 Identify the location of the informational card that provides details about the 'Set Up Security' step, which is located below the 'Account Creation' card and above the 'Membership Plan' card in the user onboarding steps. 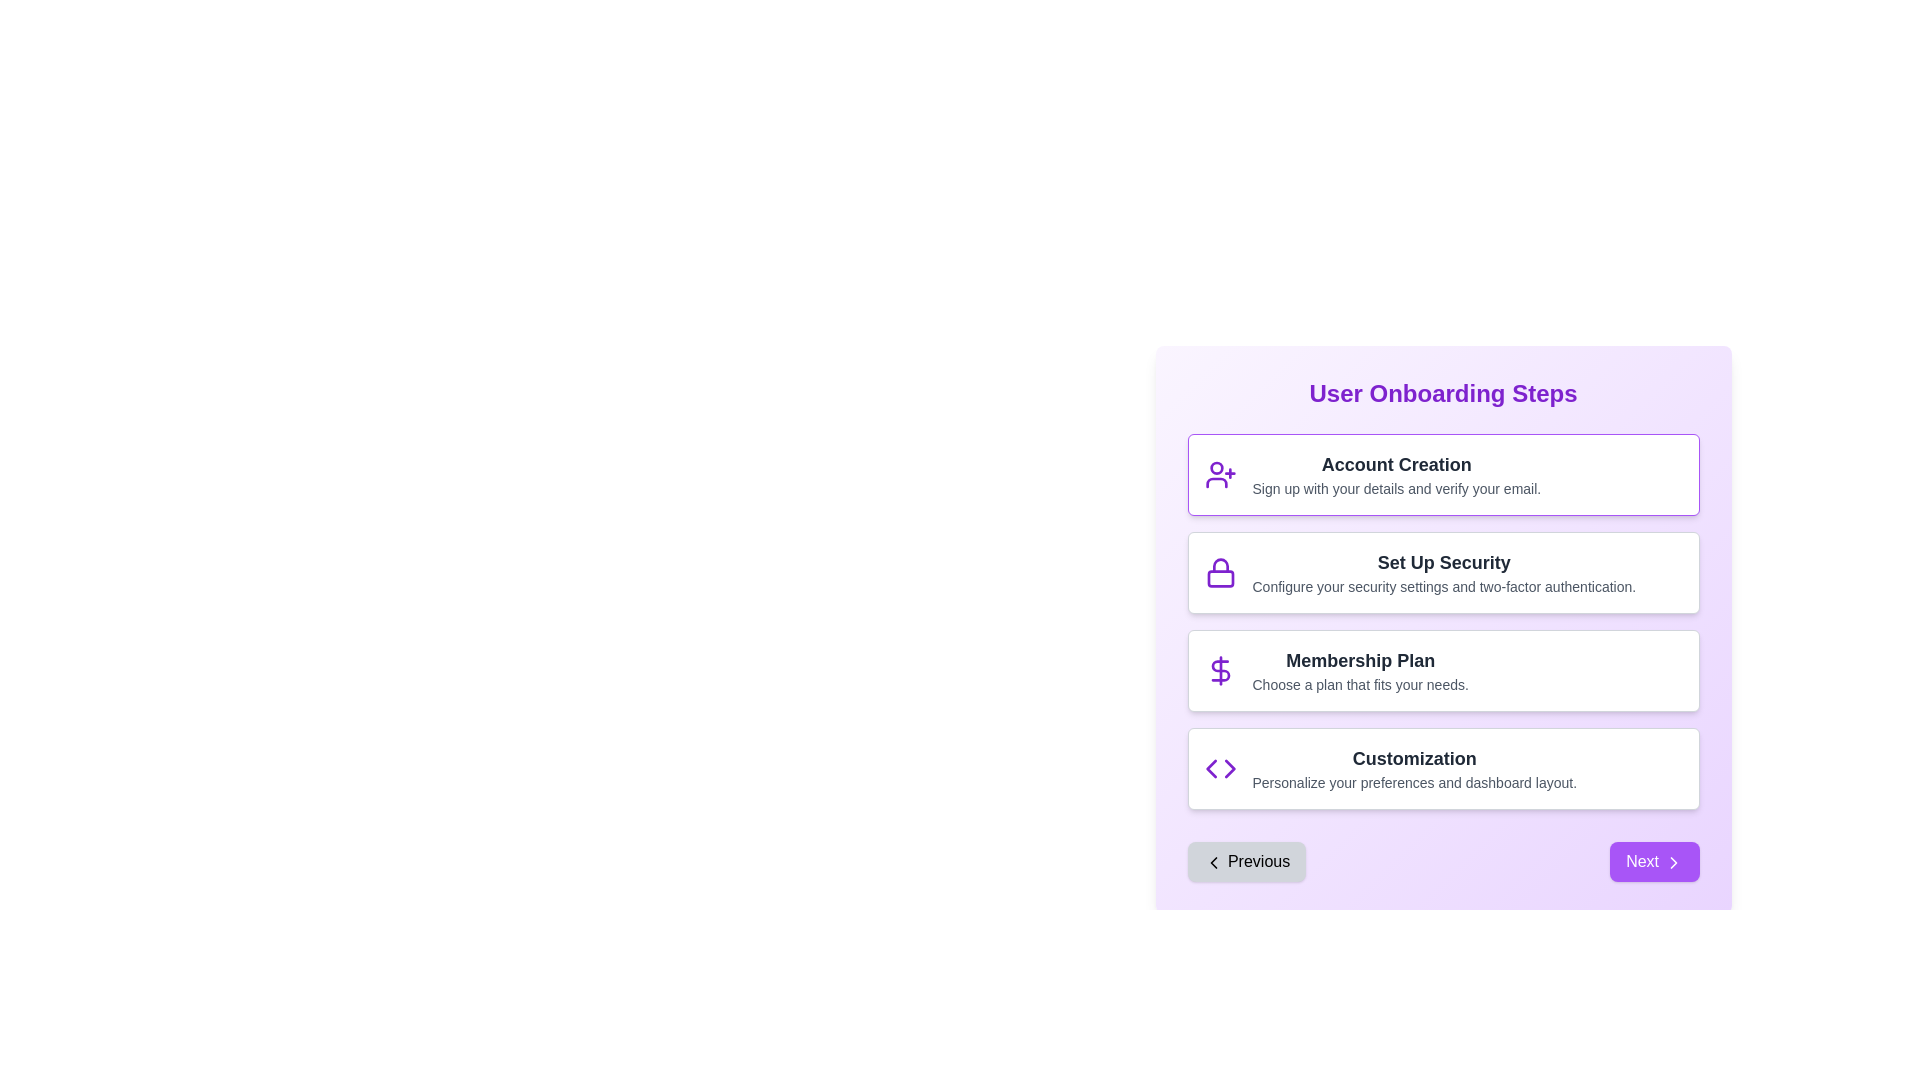
(1444, 573).